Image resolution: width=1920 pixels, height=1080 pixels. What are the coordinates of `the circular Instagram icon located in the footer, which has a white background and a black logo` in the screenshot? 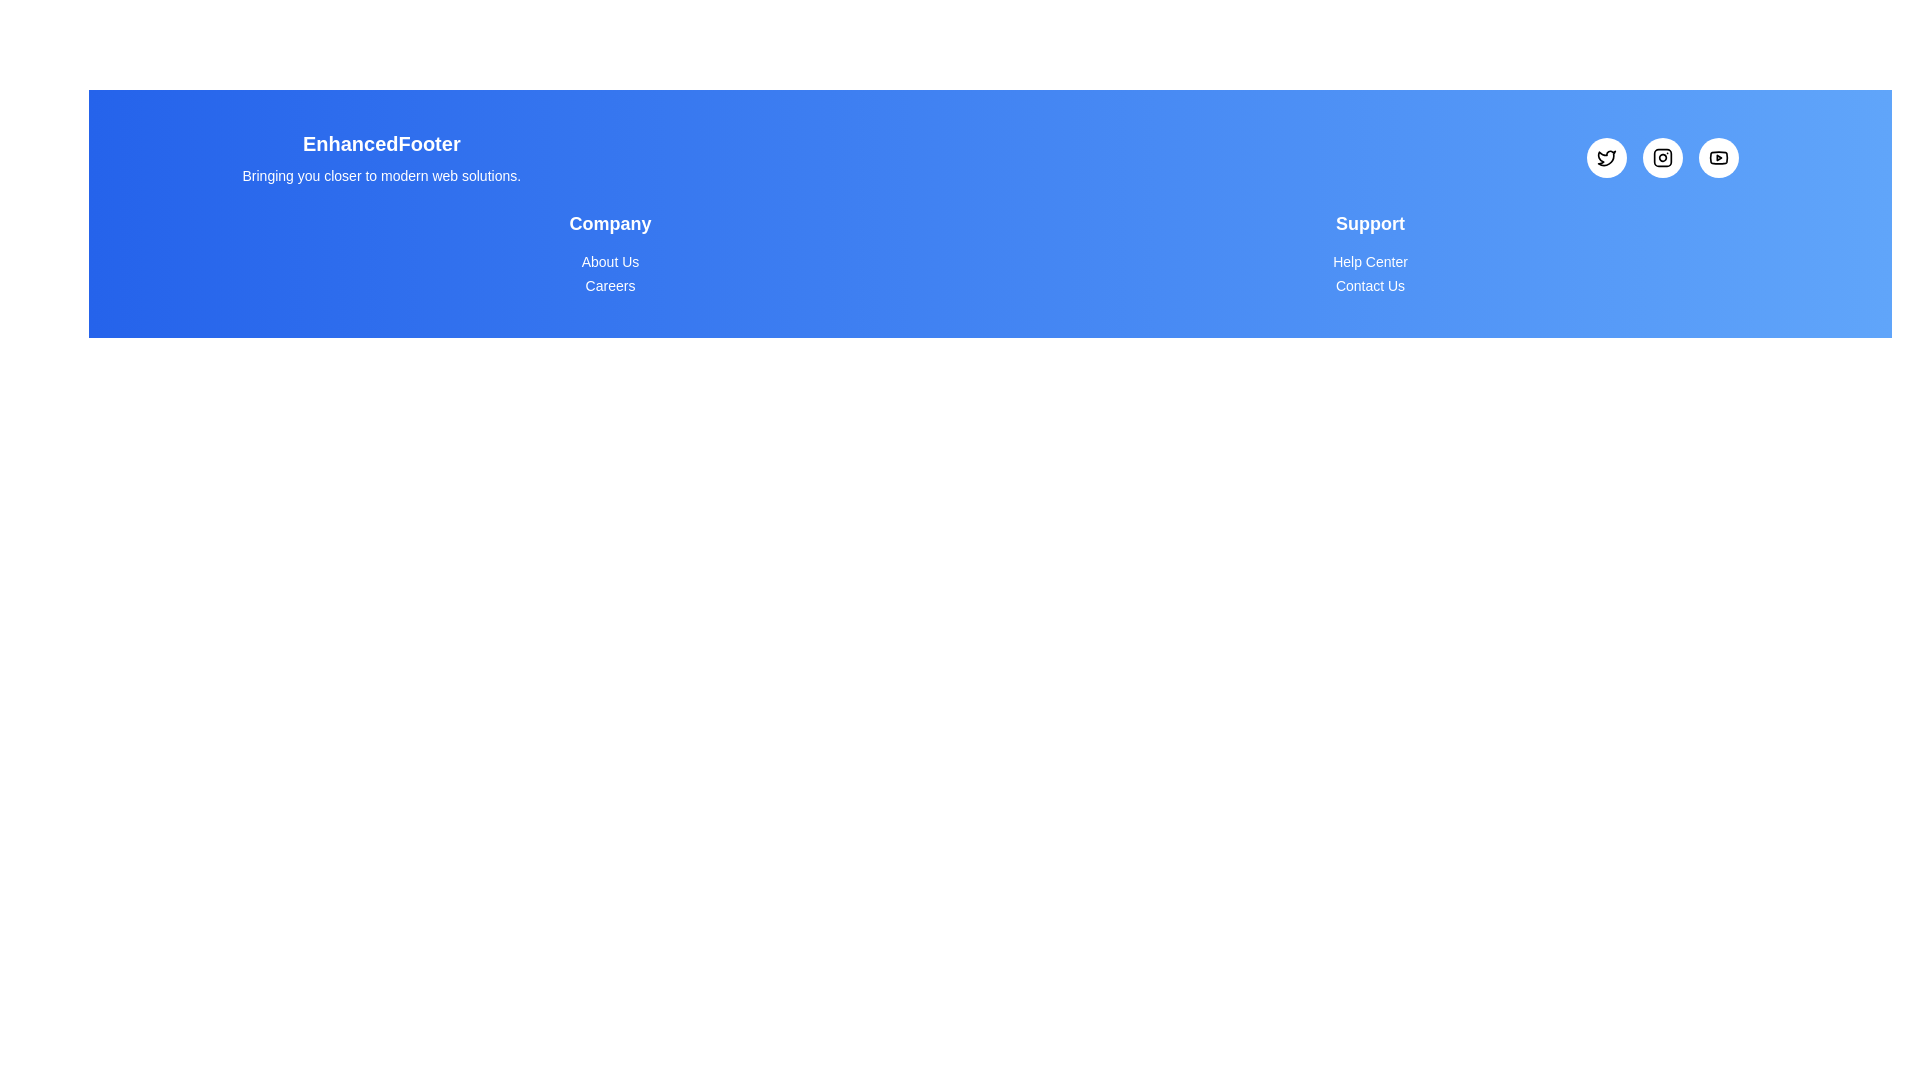 It's located at (1662, 157).